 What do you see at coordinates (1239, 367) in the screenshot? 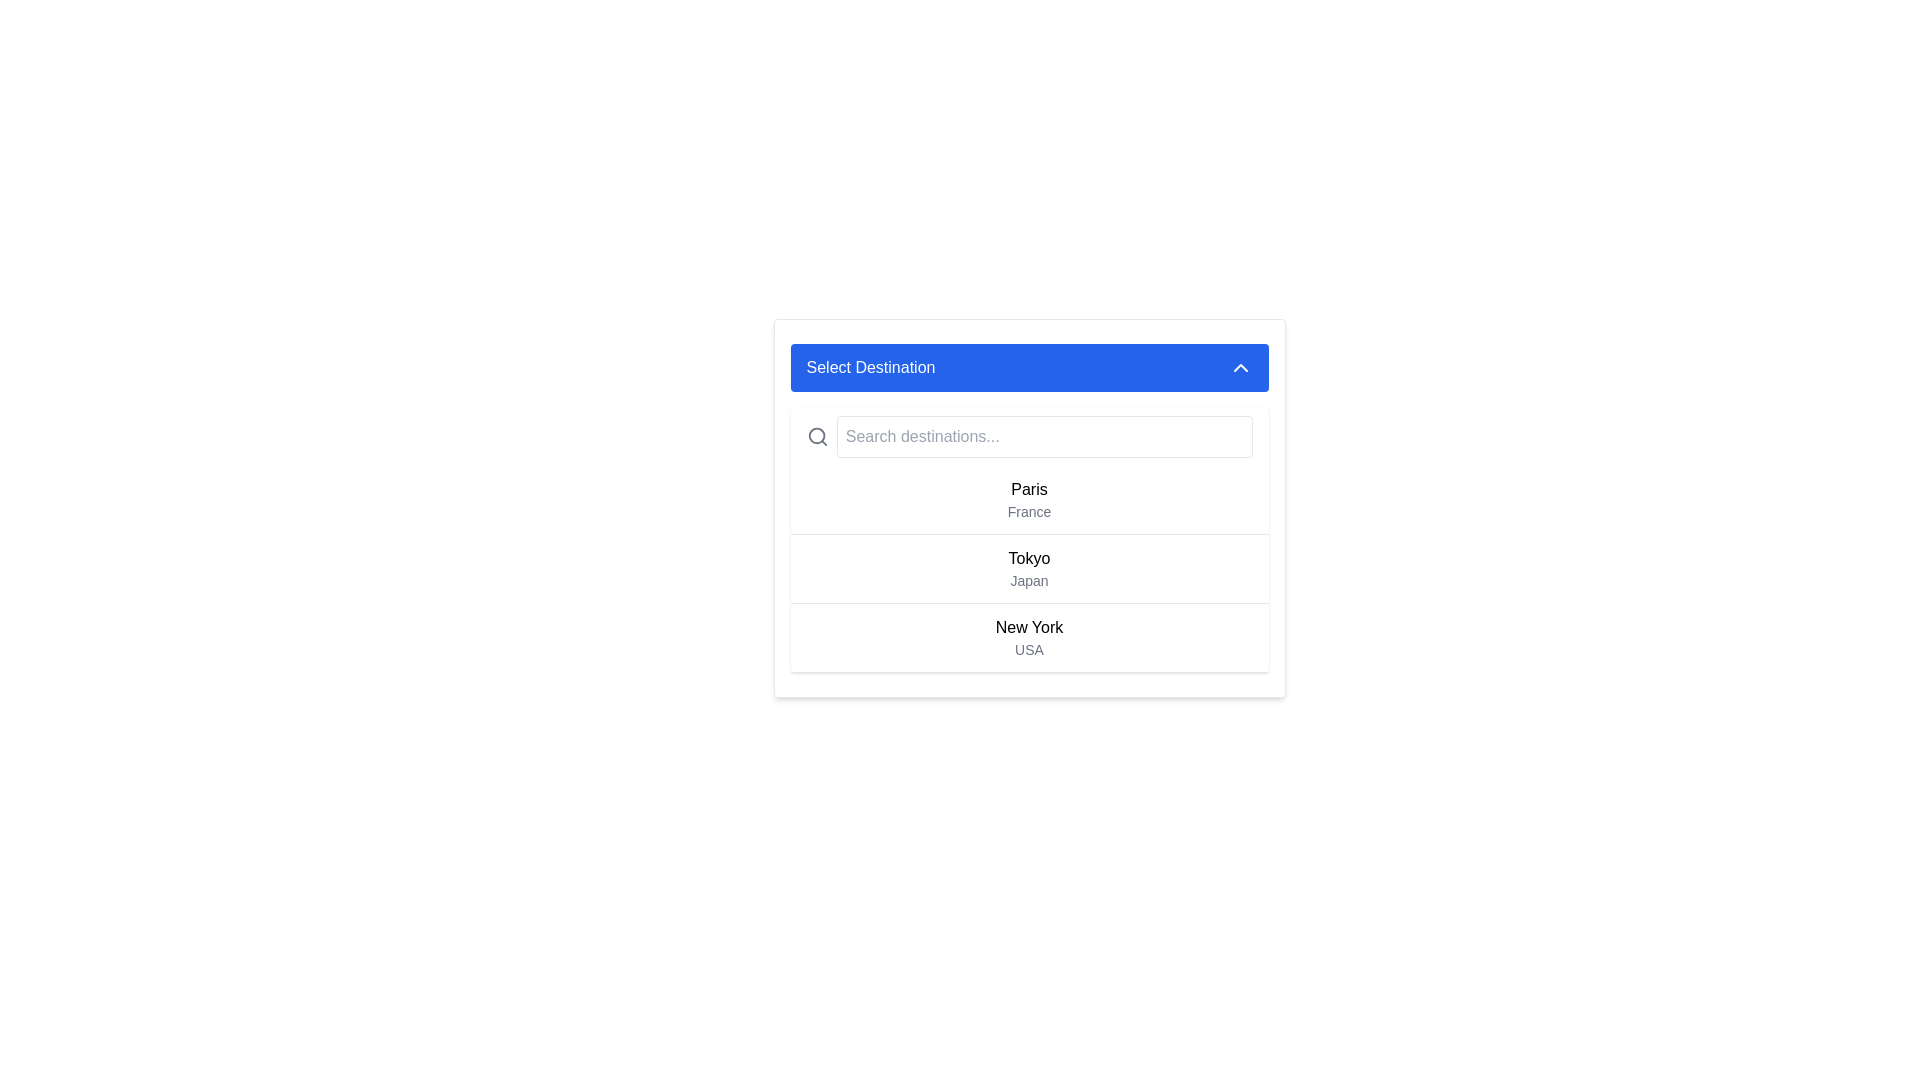
I see `the chevron icon button at the far right end of the blue 'Select Destination' bar` at bounding box center [1239, 367].